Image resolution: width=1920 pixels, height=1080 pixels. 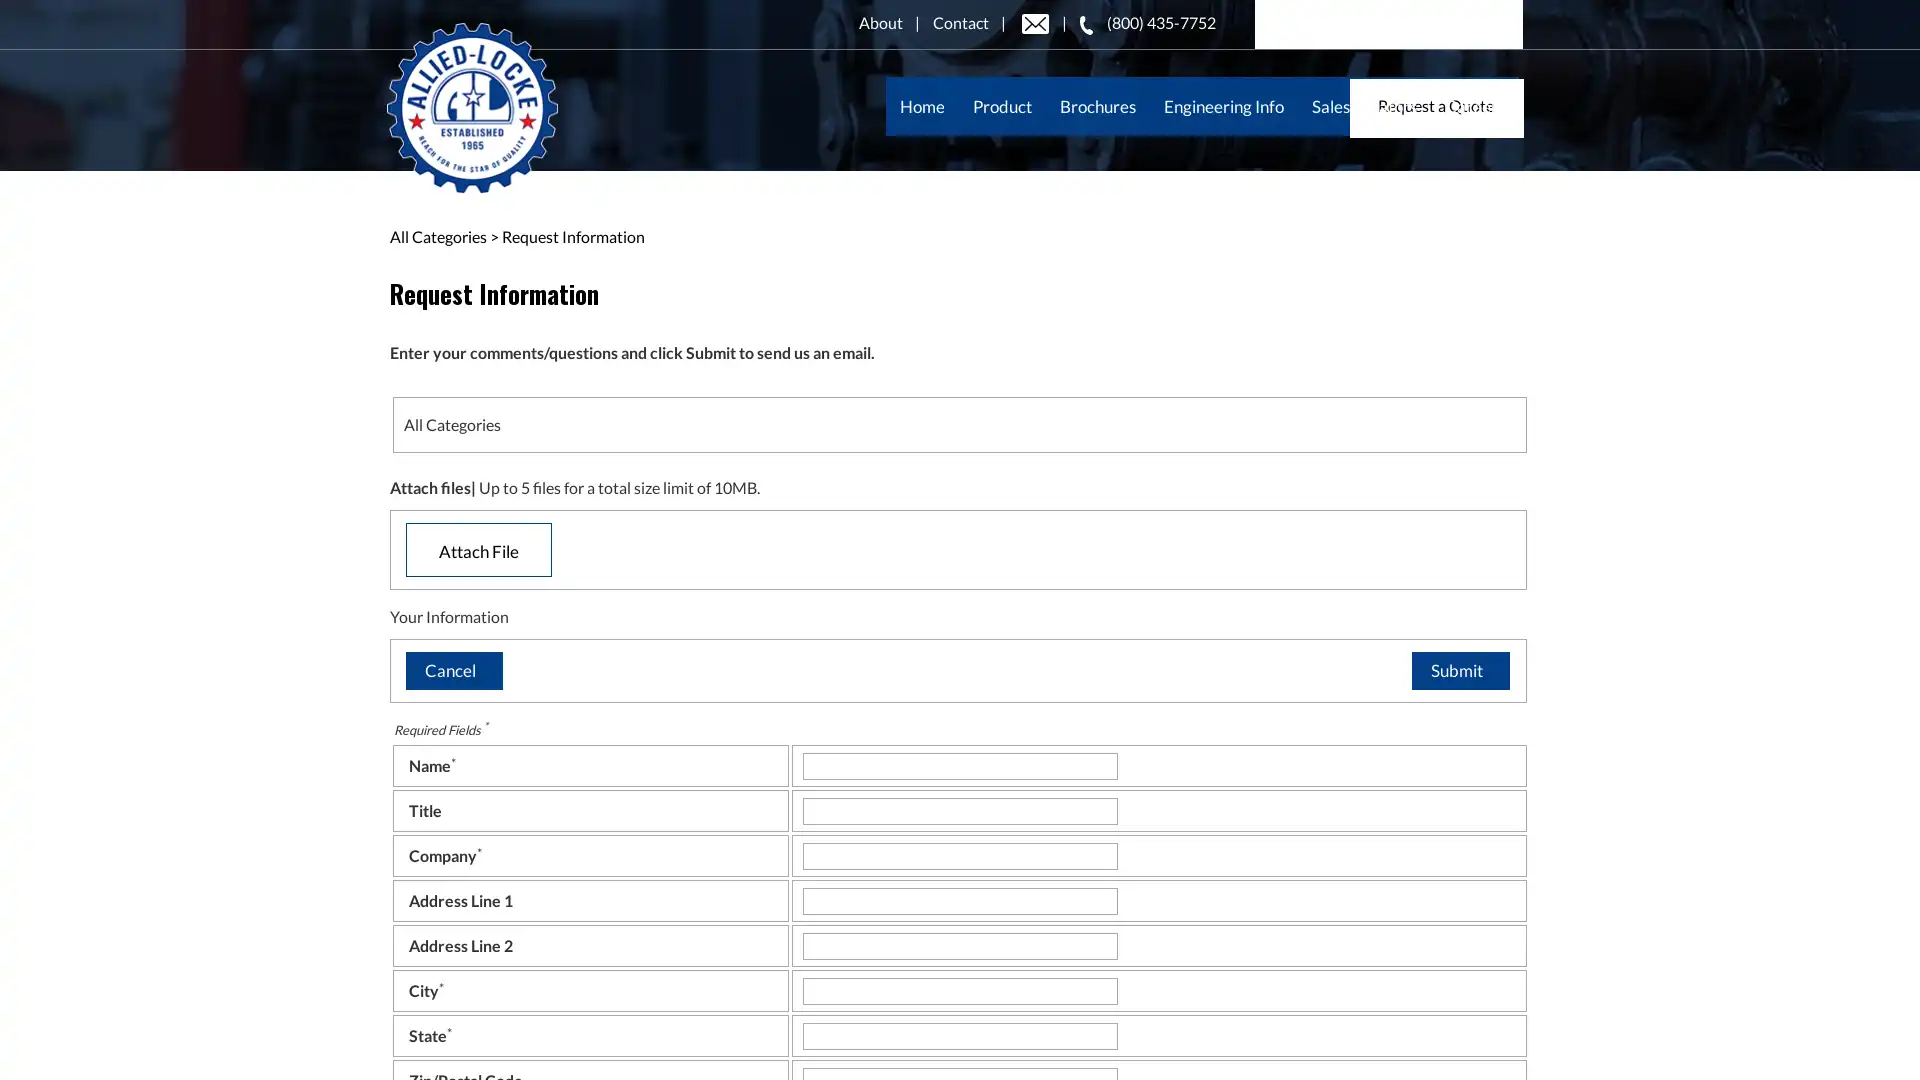 I want to click on Attach File No file chosen, Choose Files, so click(x=477, y=549).